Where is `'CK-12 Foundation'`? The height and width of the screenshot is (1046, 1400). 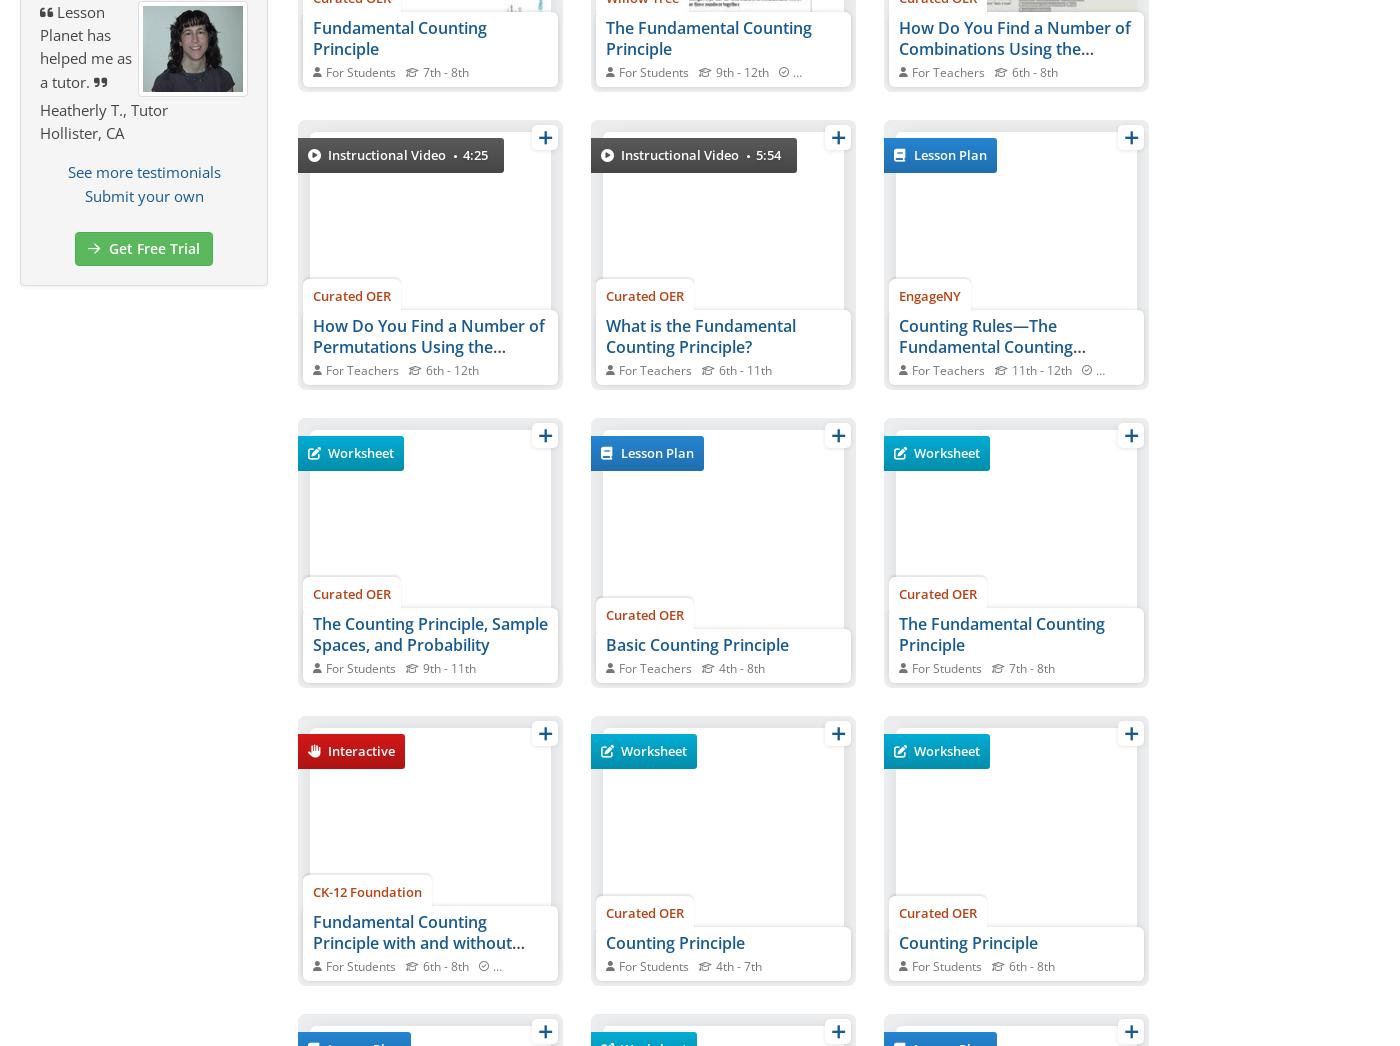 'CK-12 Foundation' is located at coordinates (313, 890).